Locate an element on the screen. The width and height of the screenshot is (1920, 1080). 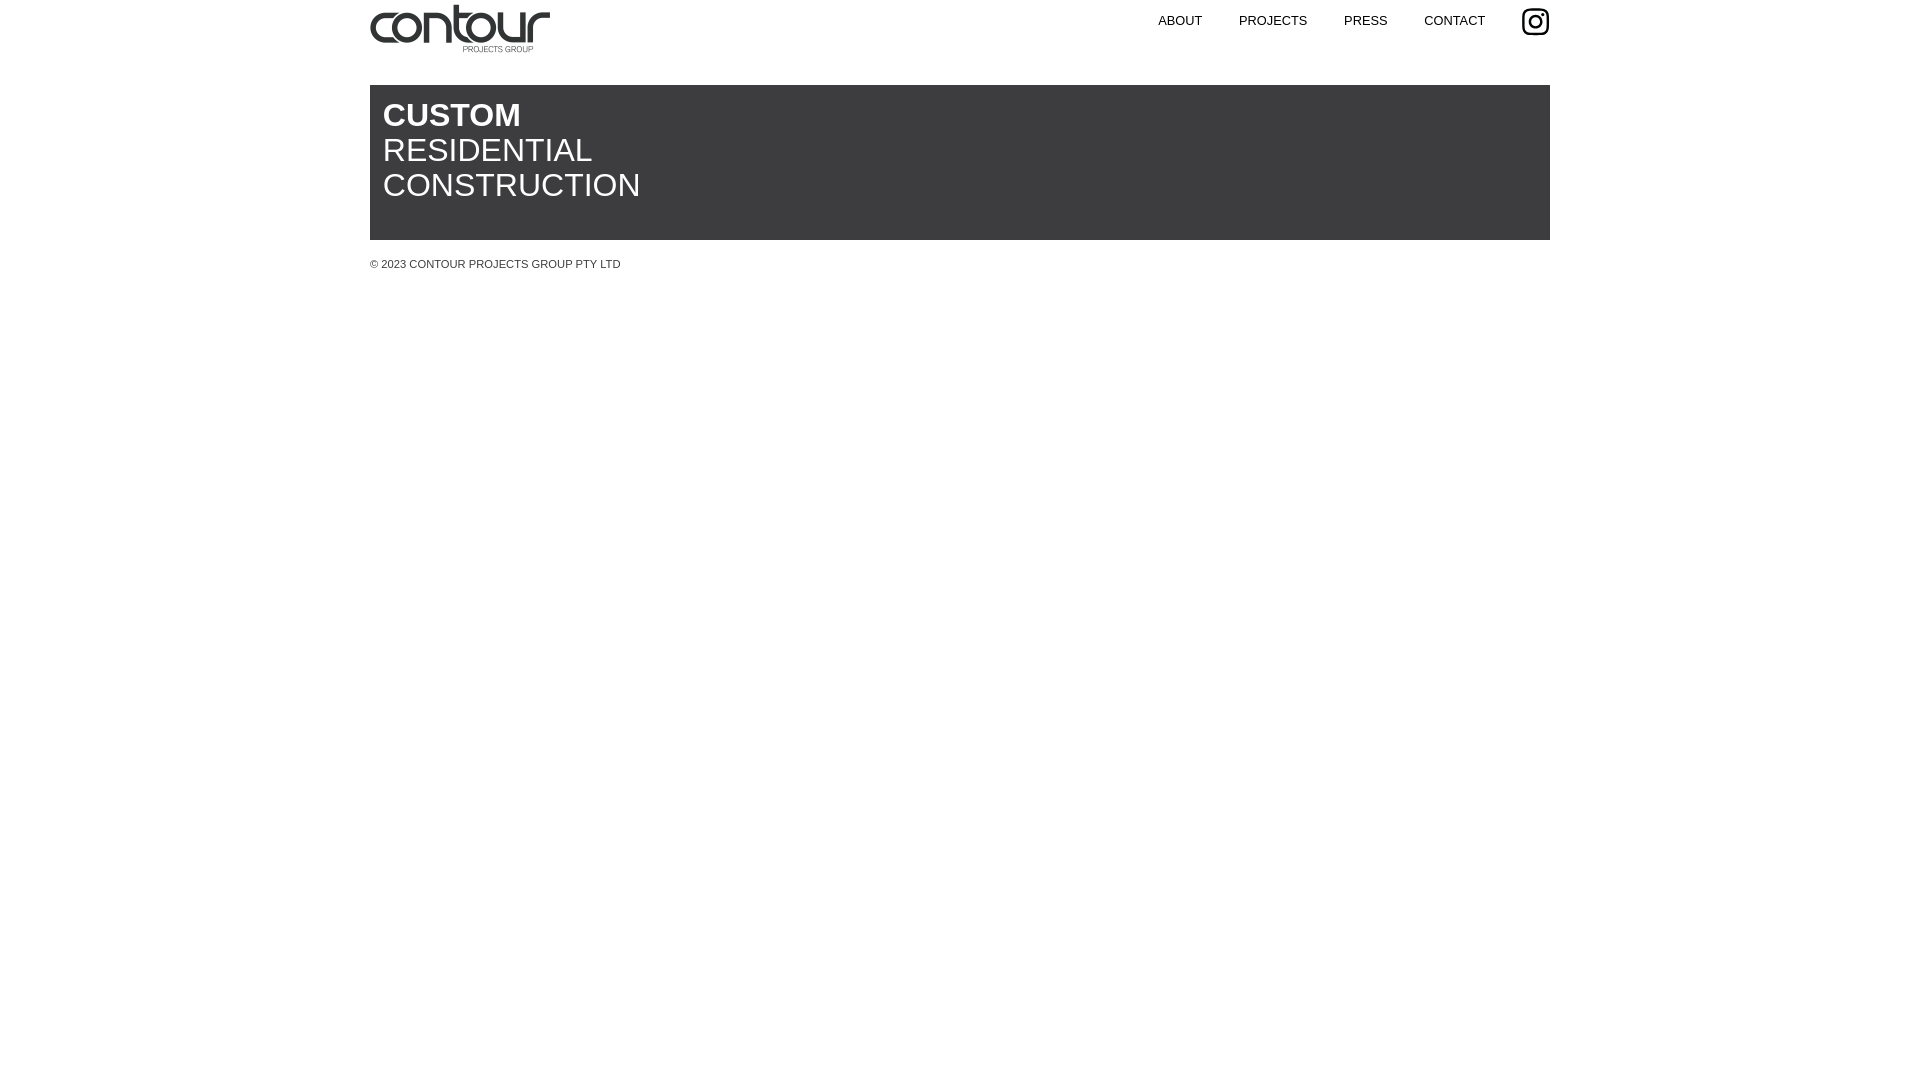
'PROJECTS' is located at coordinates (1237, 20).